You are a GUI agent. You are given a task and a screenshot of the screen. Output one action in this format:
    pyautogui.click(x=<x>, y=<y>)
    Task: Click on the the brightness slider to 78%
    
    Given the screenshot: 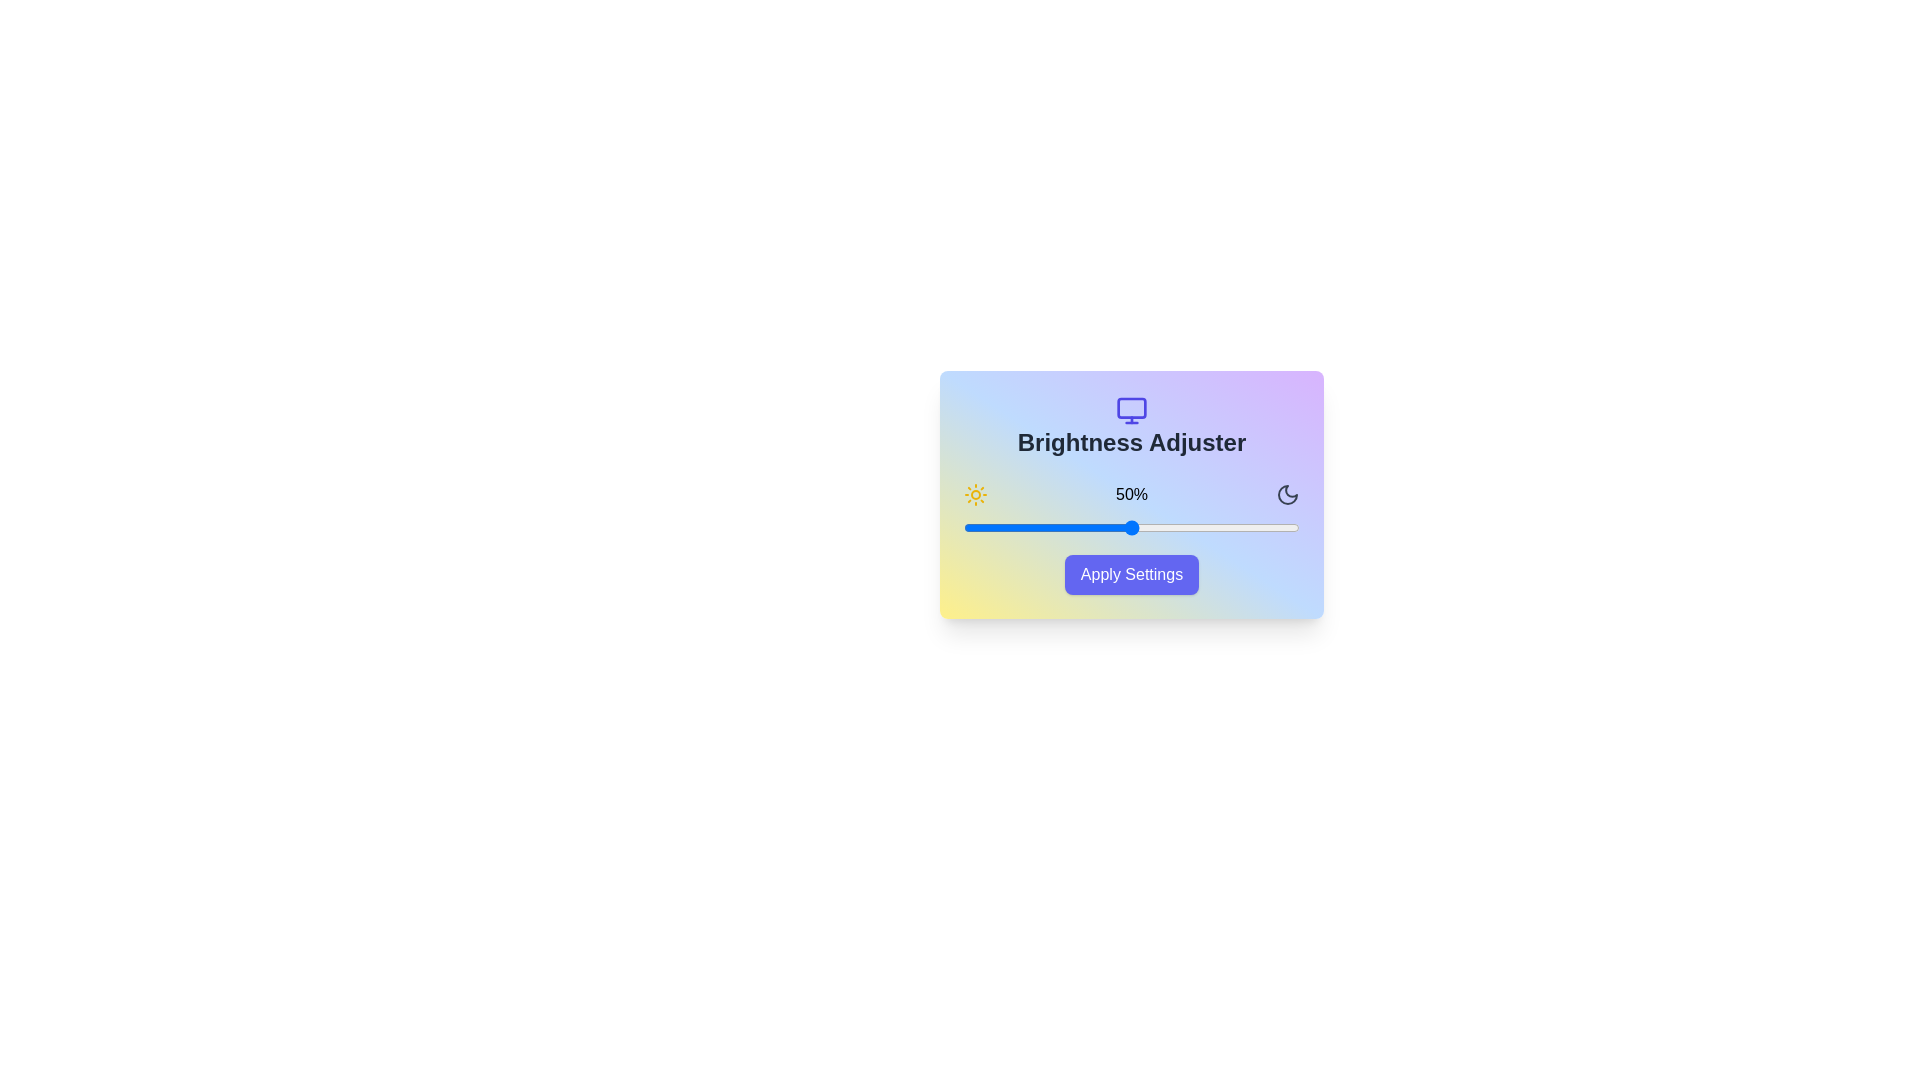 What is the action you would take?
    pyautogui.click(x=1225, y=527)
    